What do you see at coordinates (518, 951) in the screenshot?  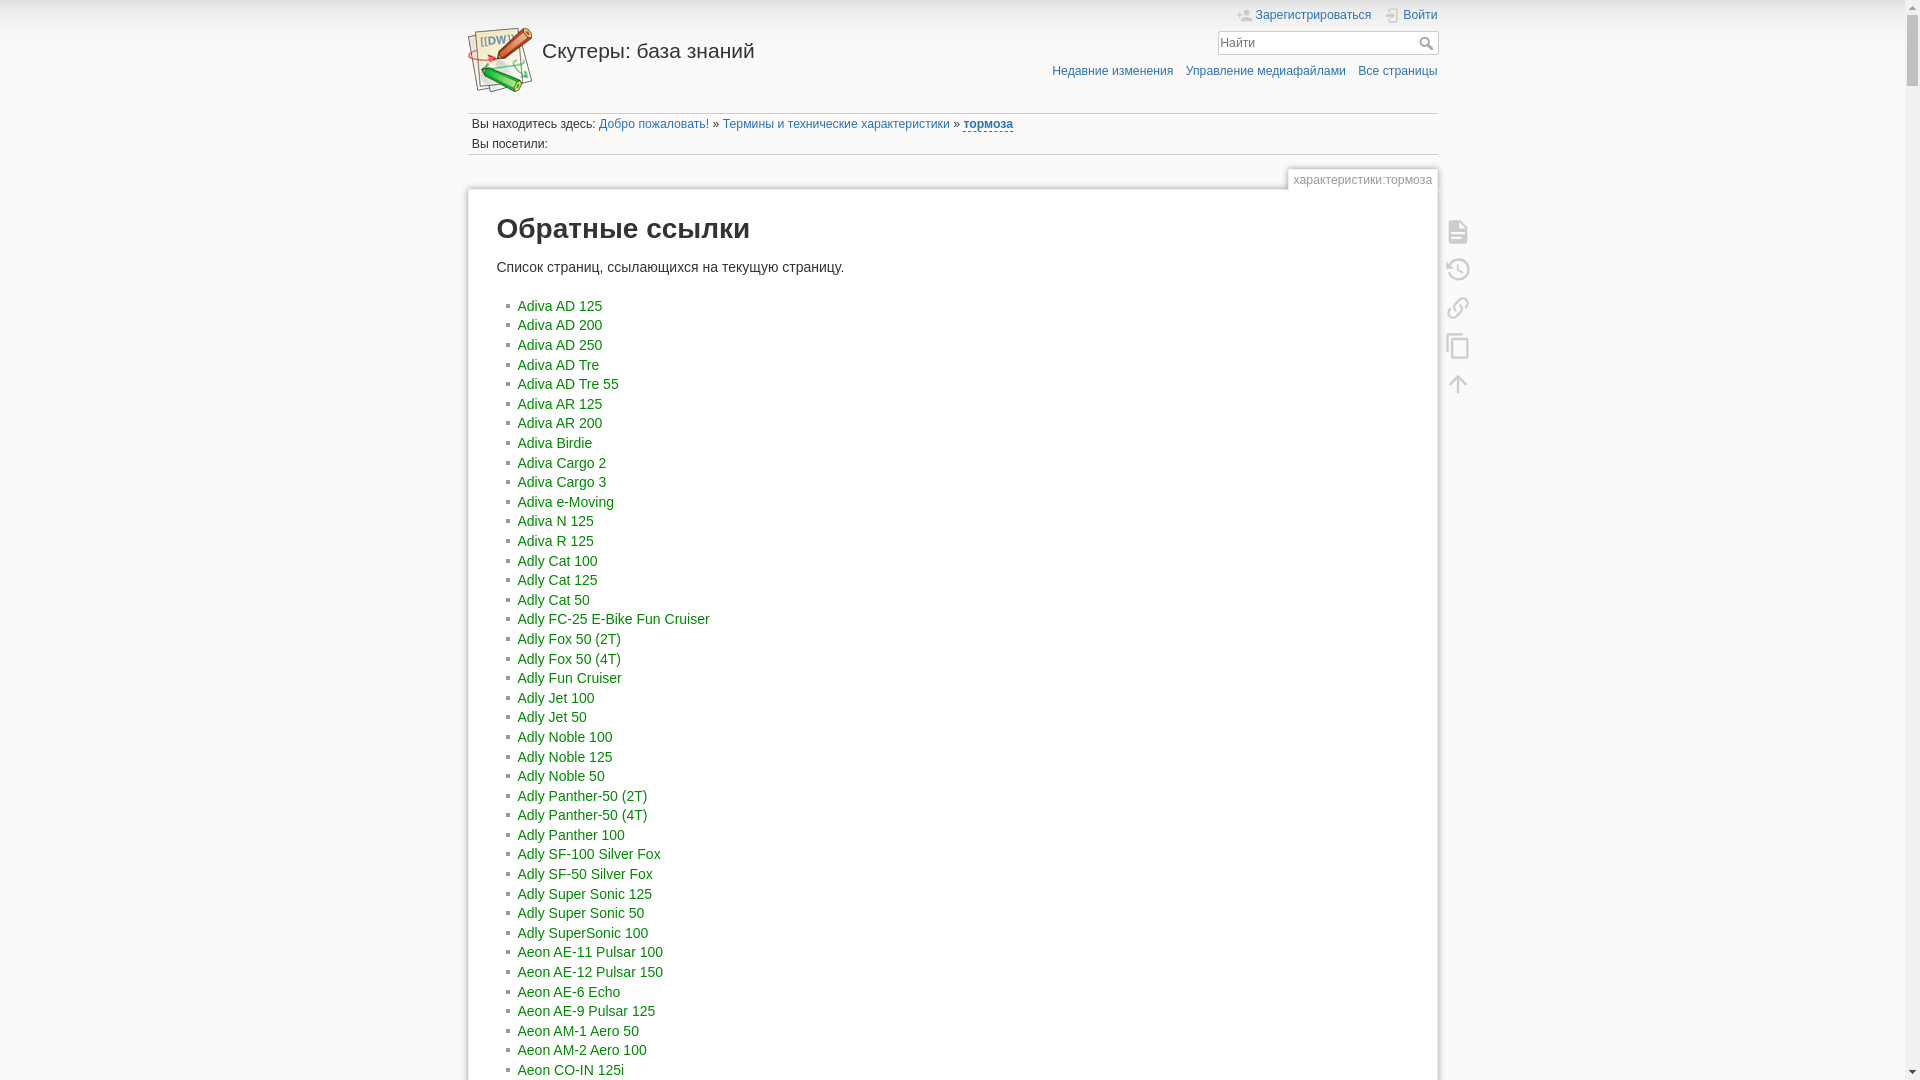 I see `'Aeon AE-11 Pulsar 100'` at bounding box center [518, 951].